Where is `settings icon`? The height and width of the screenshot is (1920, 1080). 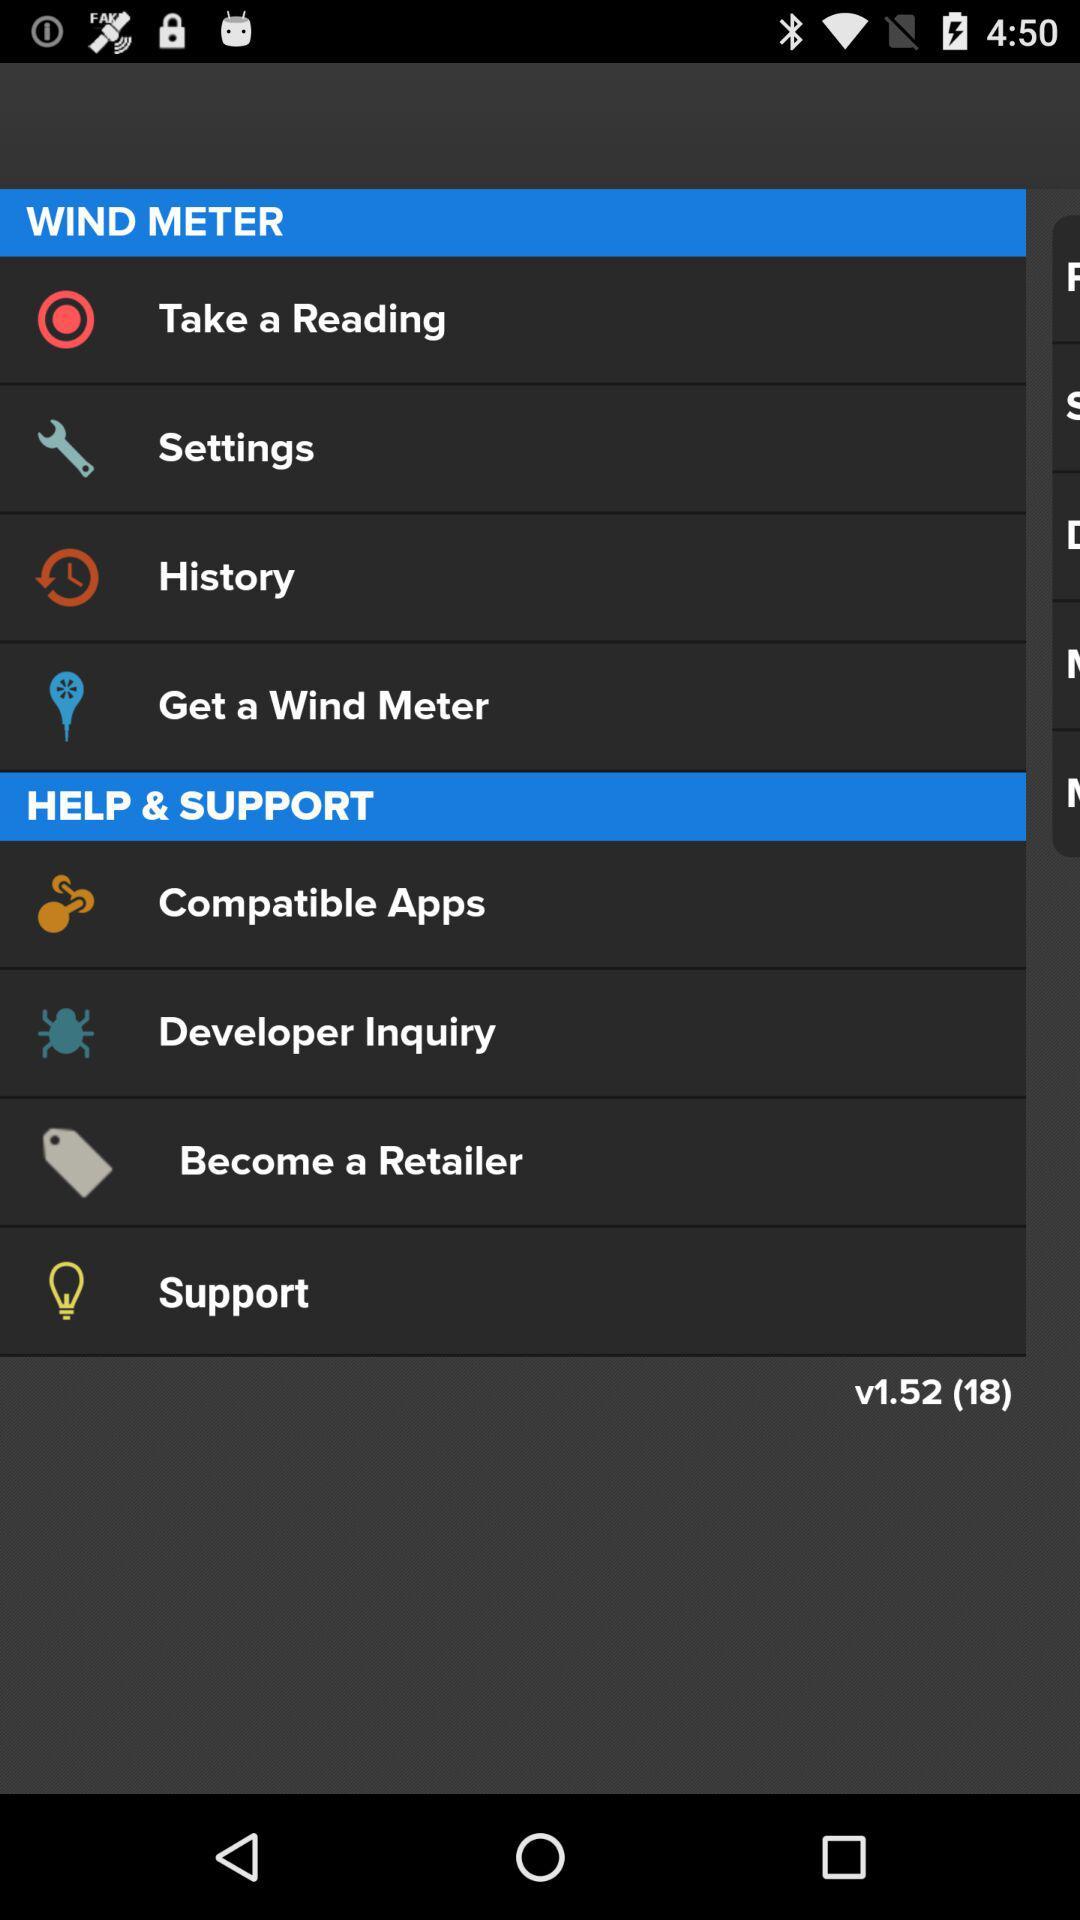
settings icon is located at coordinates (512, 447).